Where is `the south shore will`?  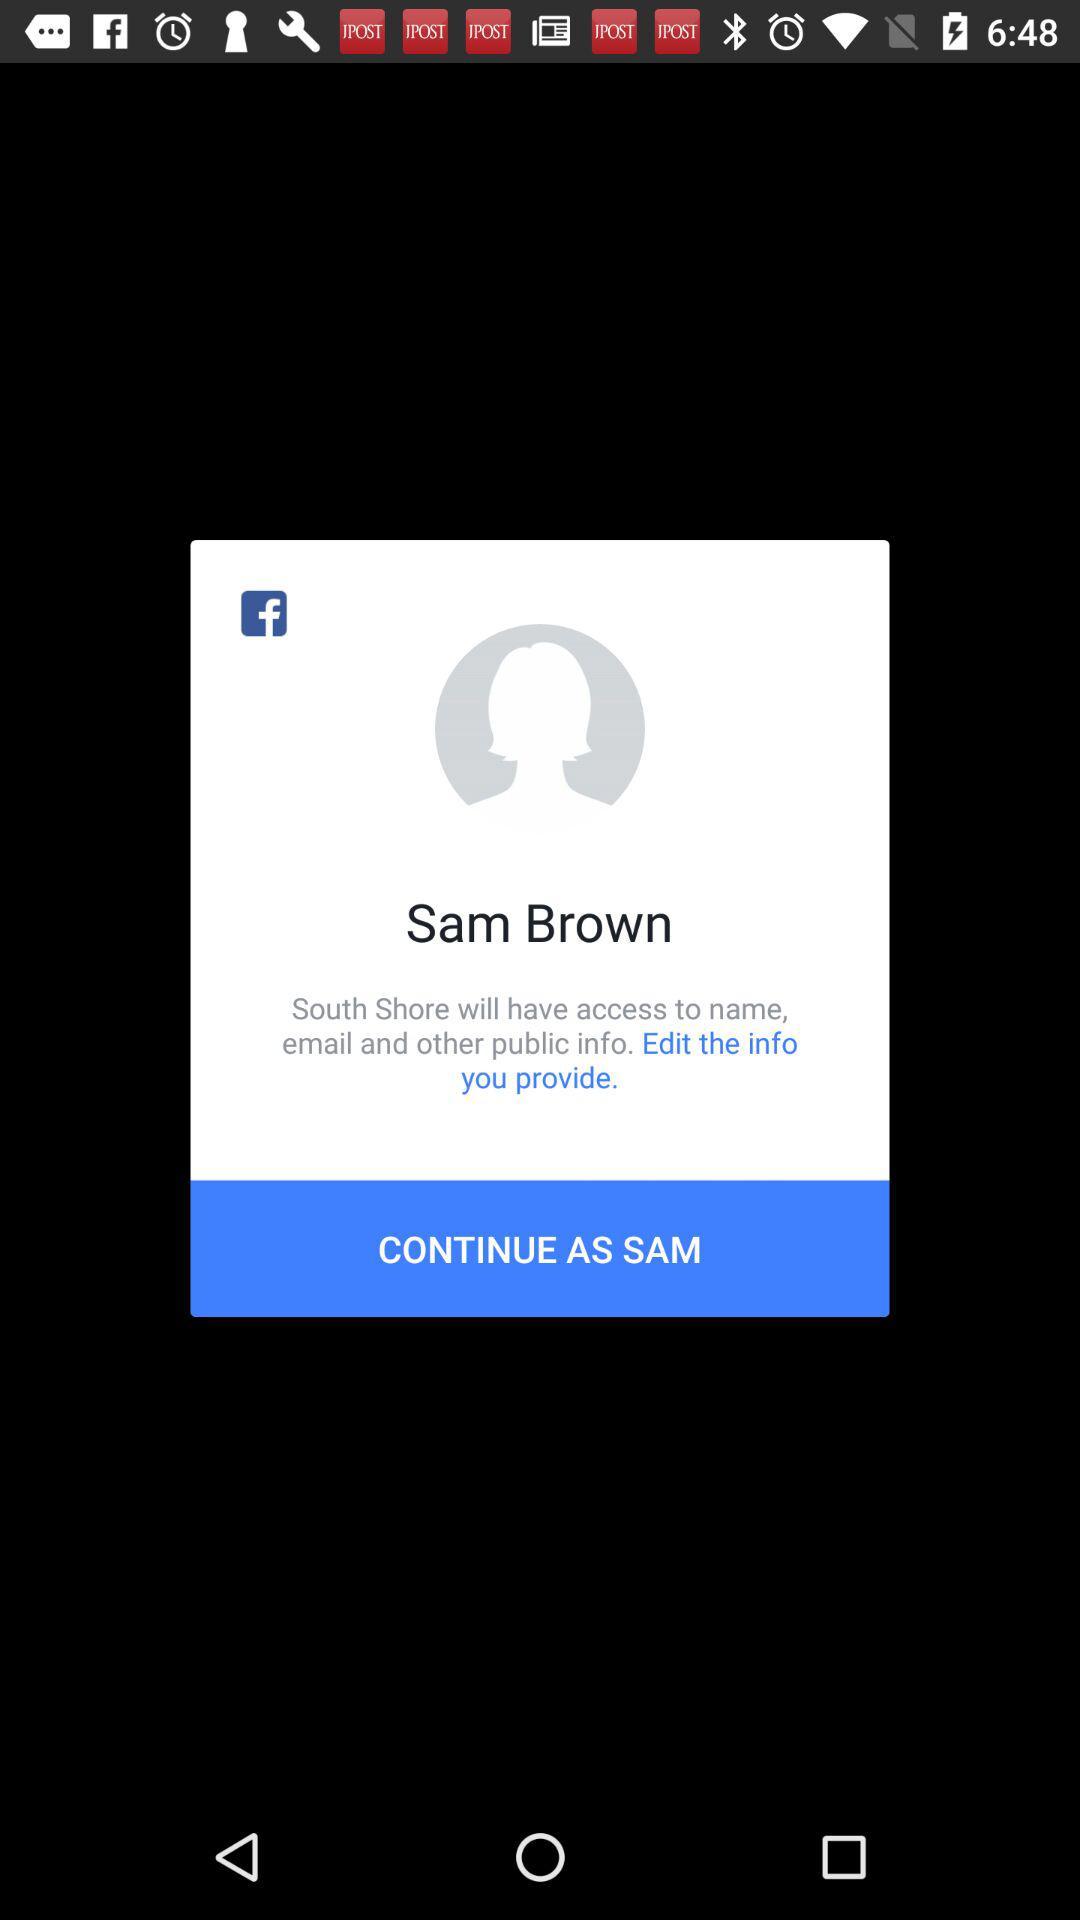 the south shore will is located at coordinates (540, 1041).